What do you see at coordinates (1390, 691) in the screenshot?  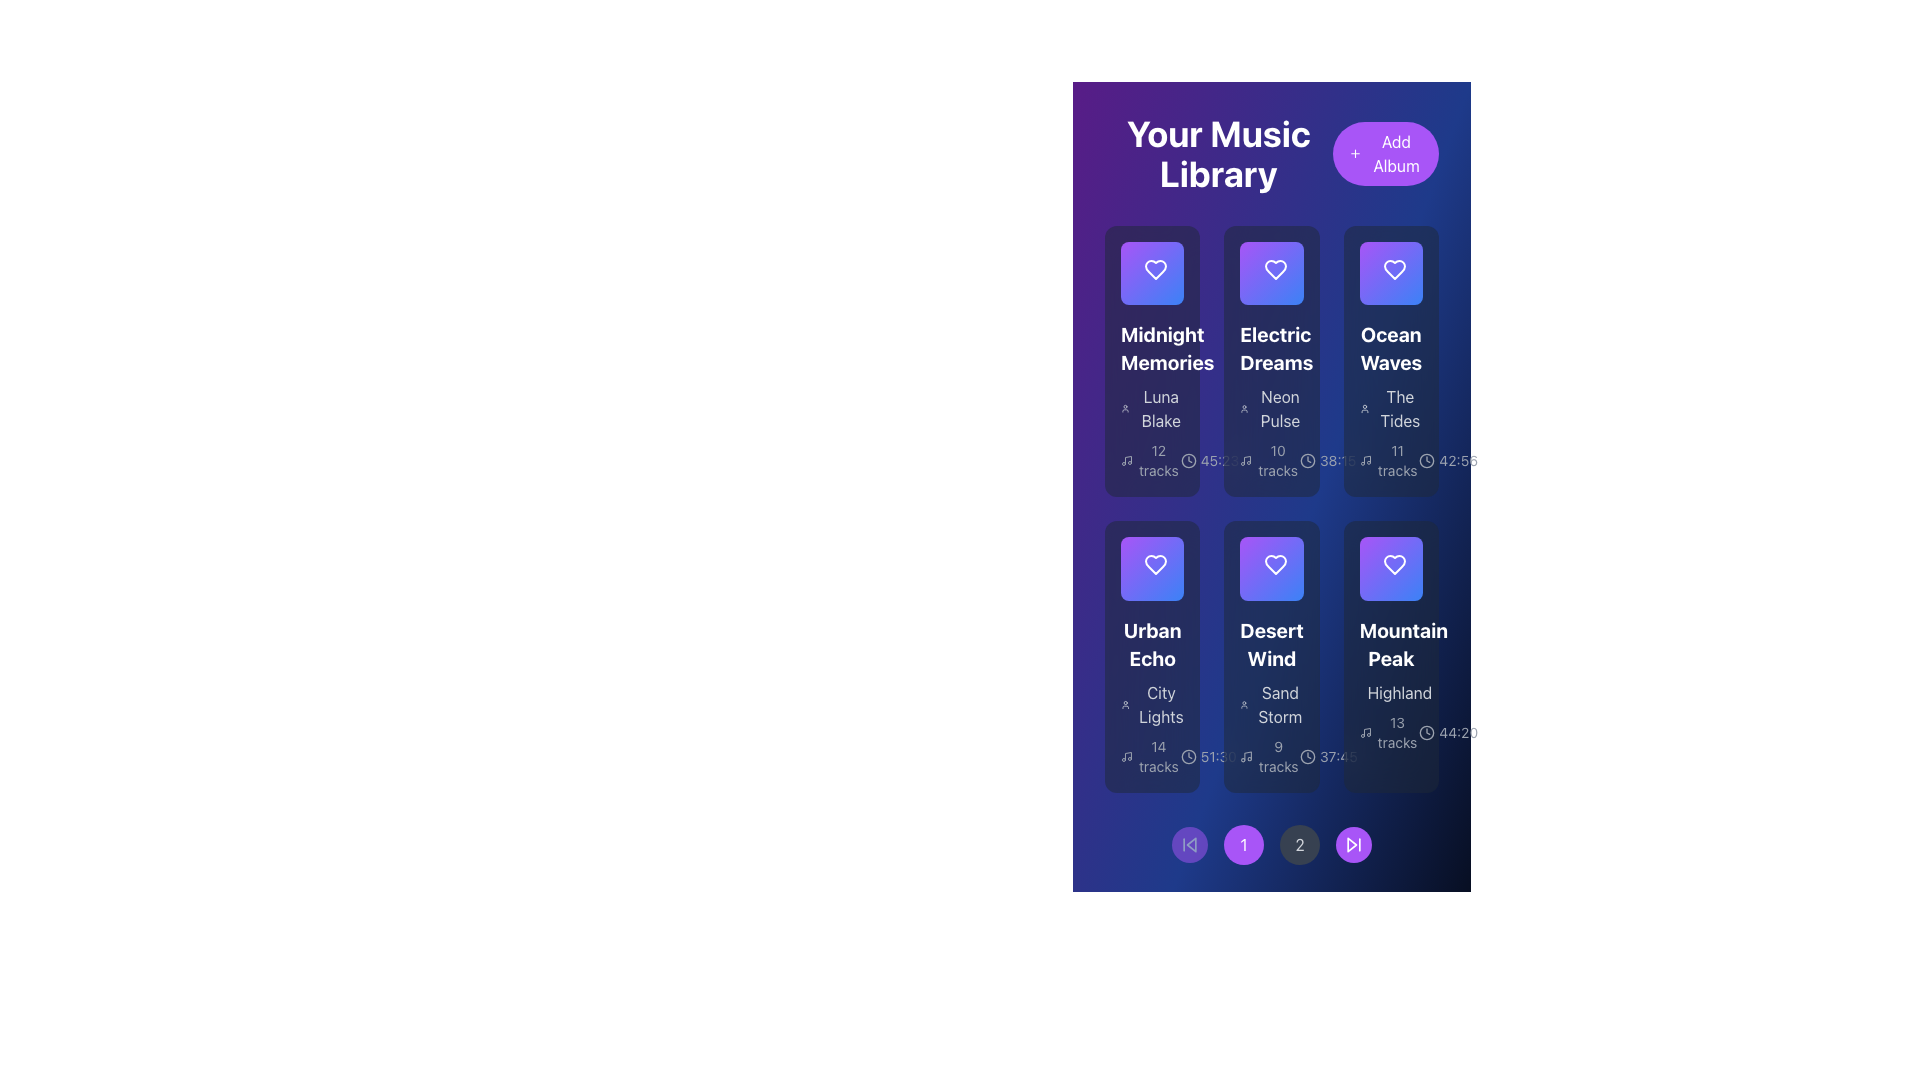 I see `the text label that serves as a subtitle for the 'Mountain Peak' music item, located beneath the title and above the metadata details` at bounding box center [1390, 691].